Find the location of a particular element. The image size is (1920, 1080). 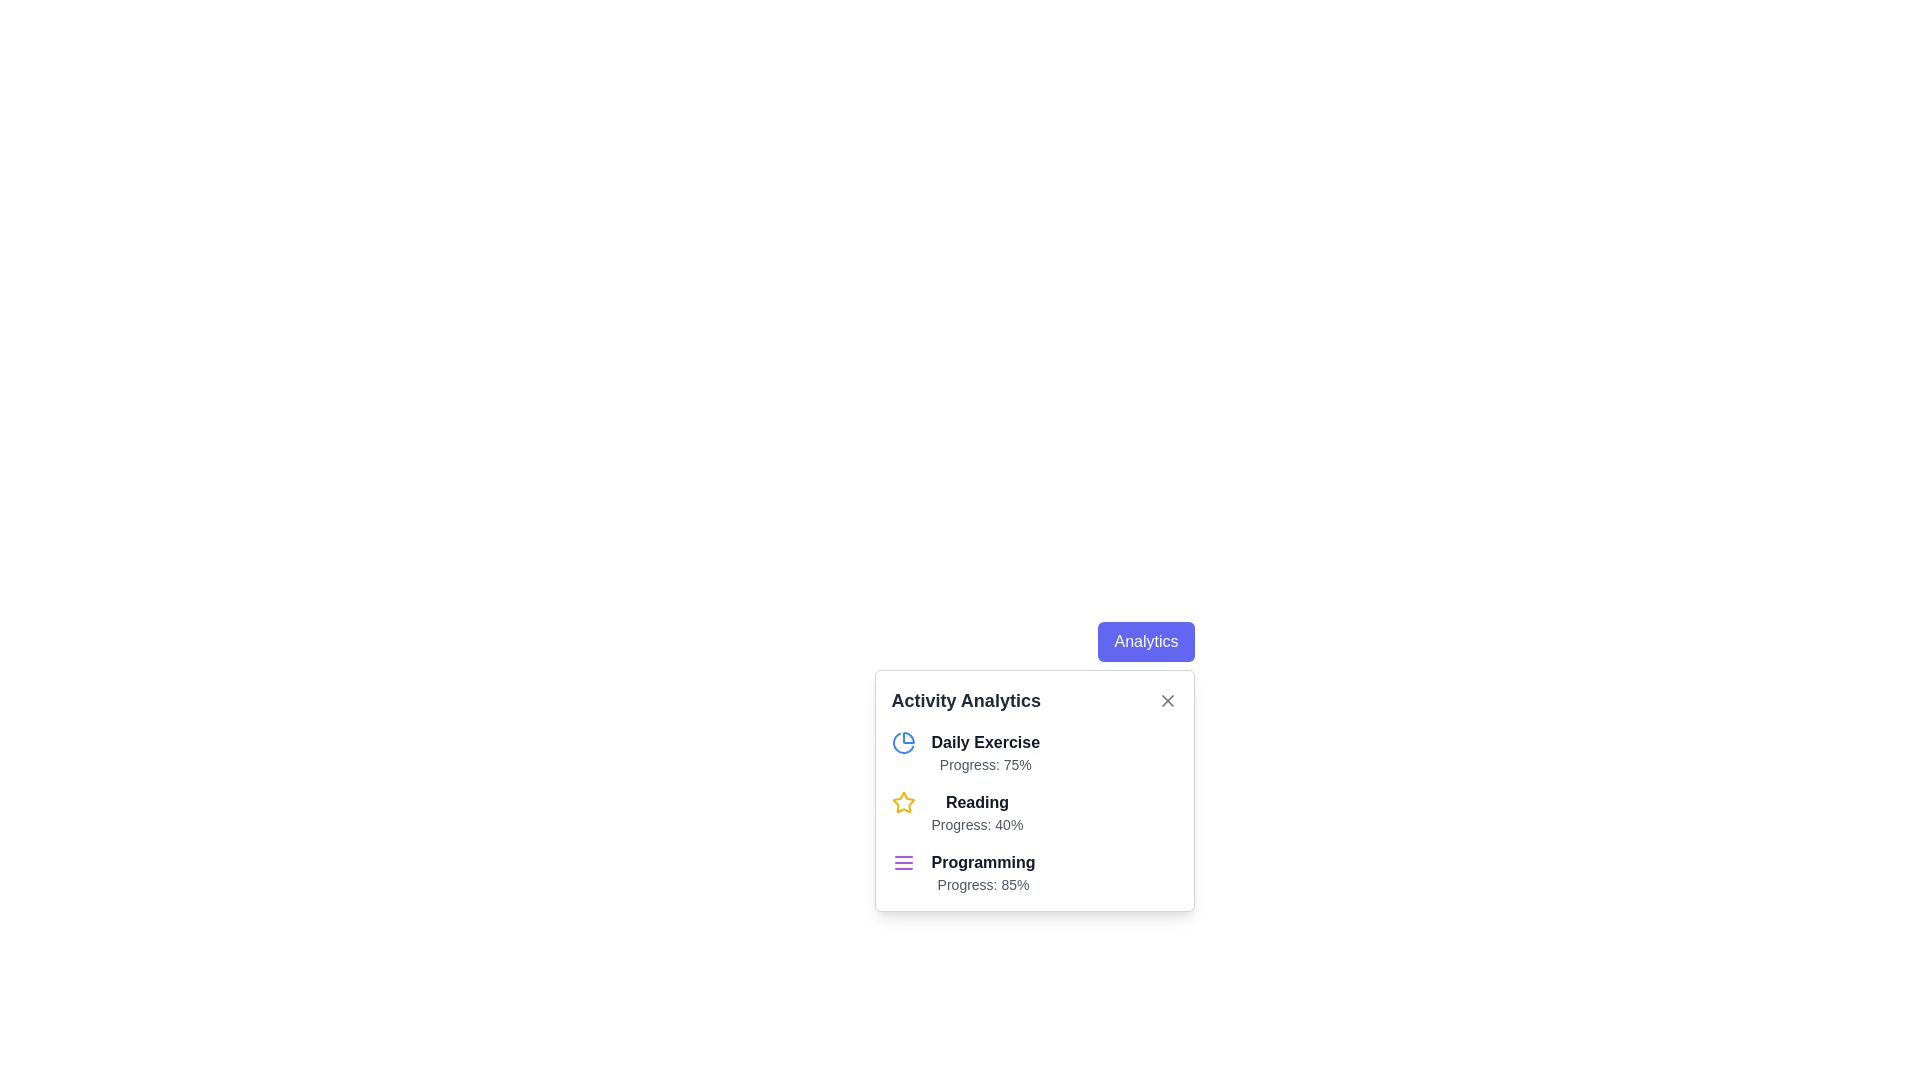

the star-shaped icon outlined in yellow, which precedes the text 'Reading' in the progress list, indicating the 'Reading' entry in the 'Activity Analytics' section is located at coordinates (902, 801).